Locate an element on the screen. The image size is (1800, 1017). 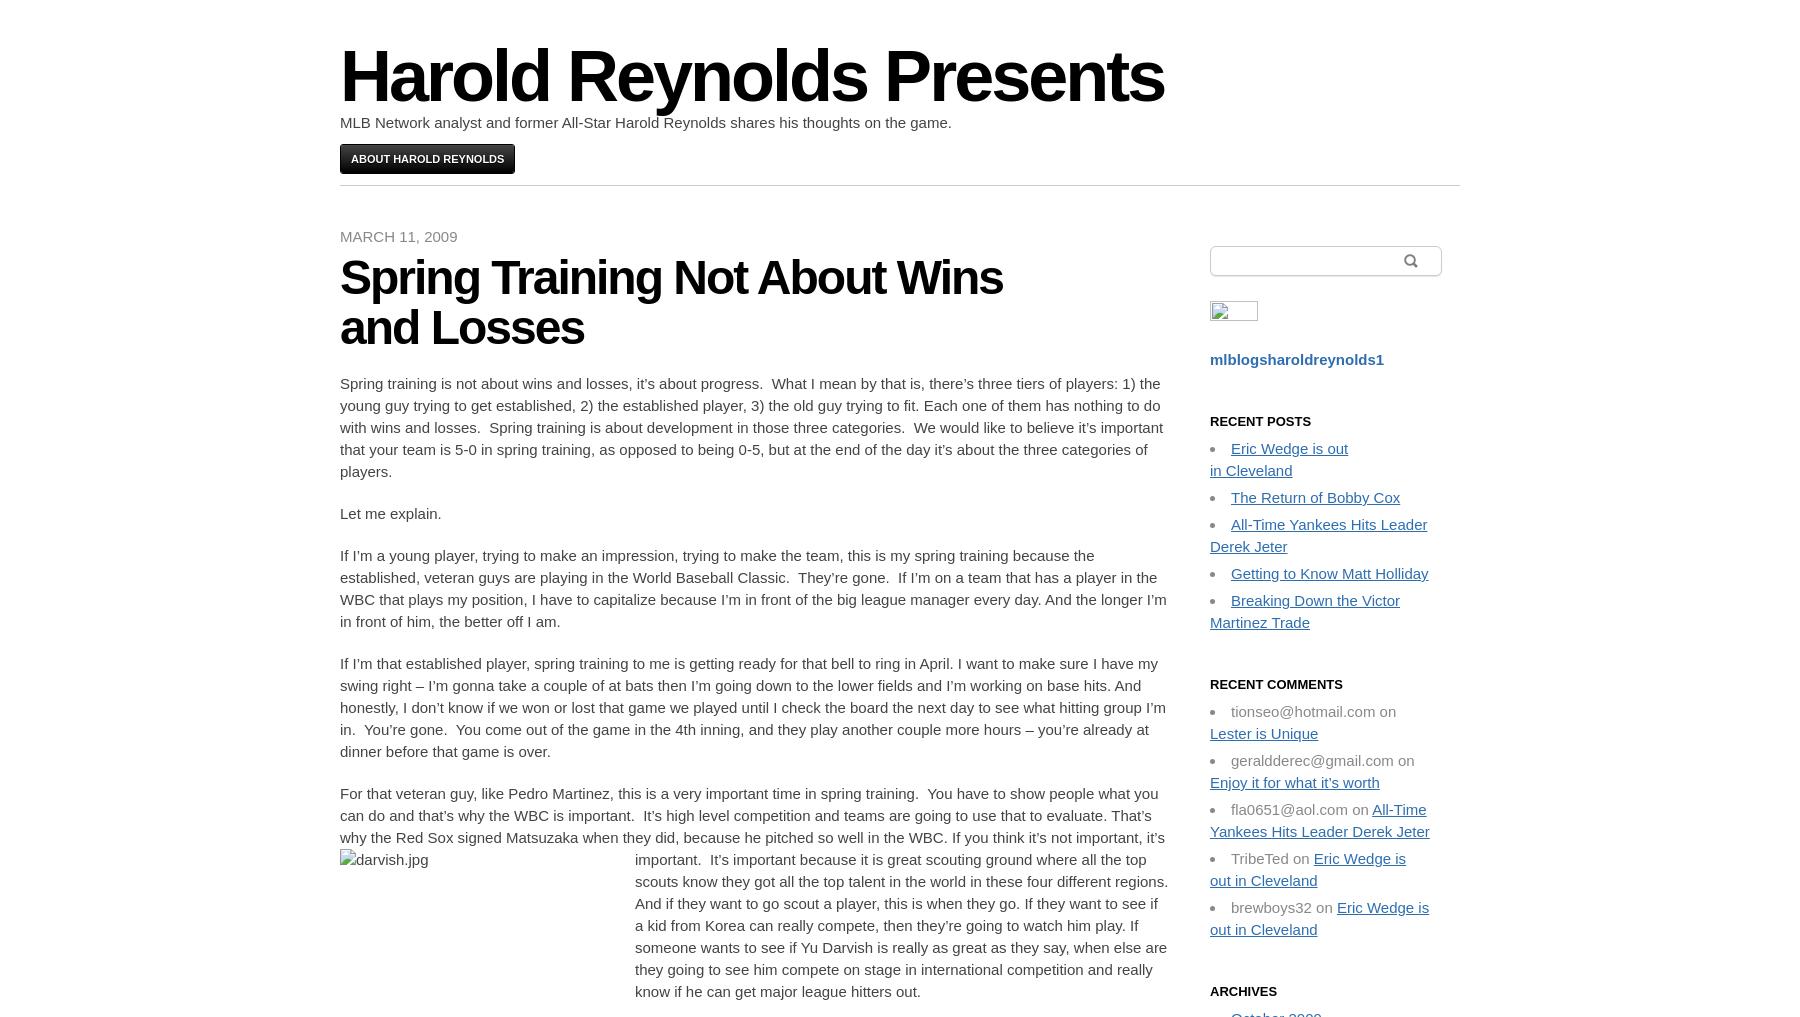
'geraldderec@gmail.com on' is located at coordinates (1322, 760).